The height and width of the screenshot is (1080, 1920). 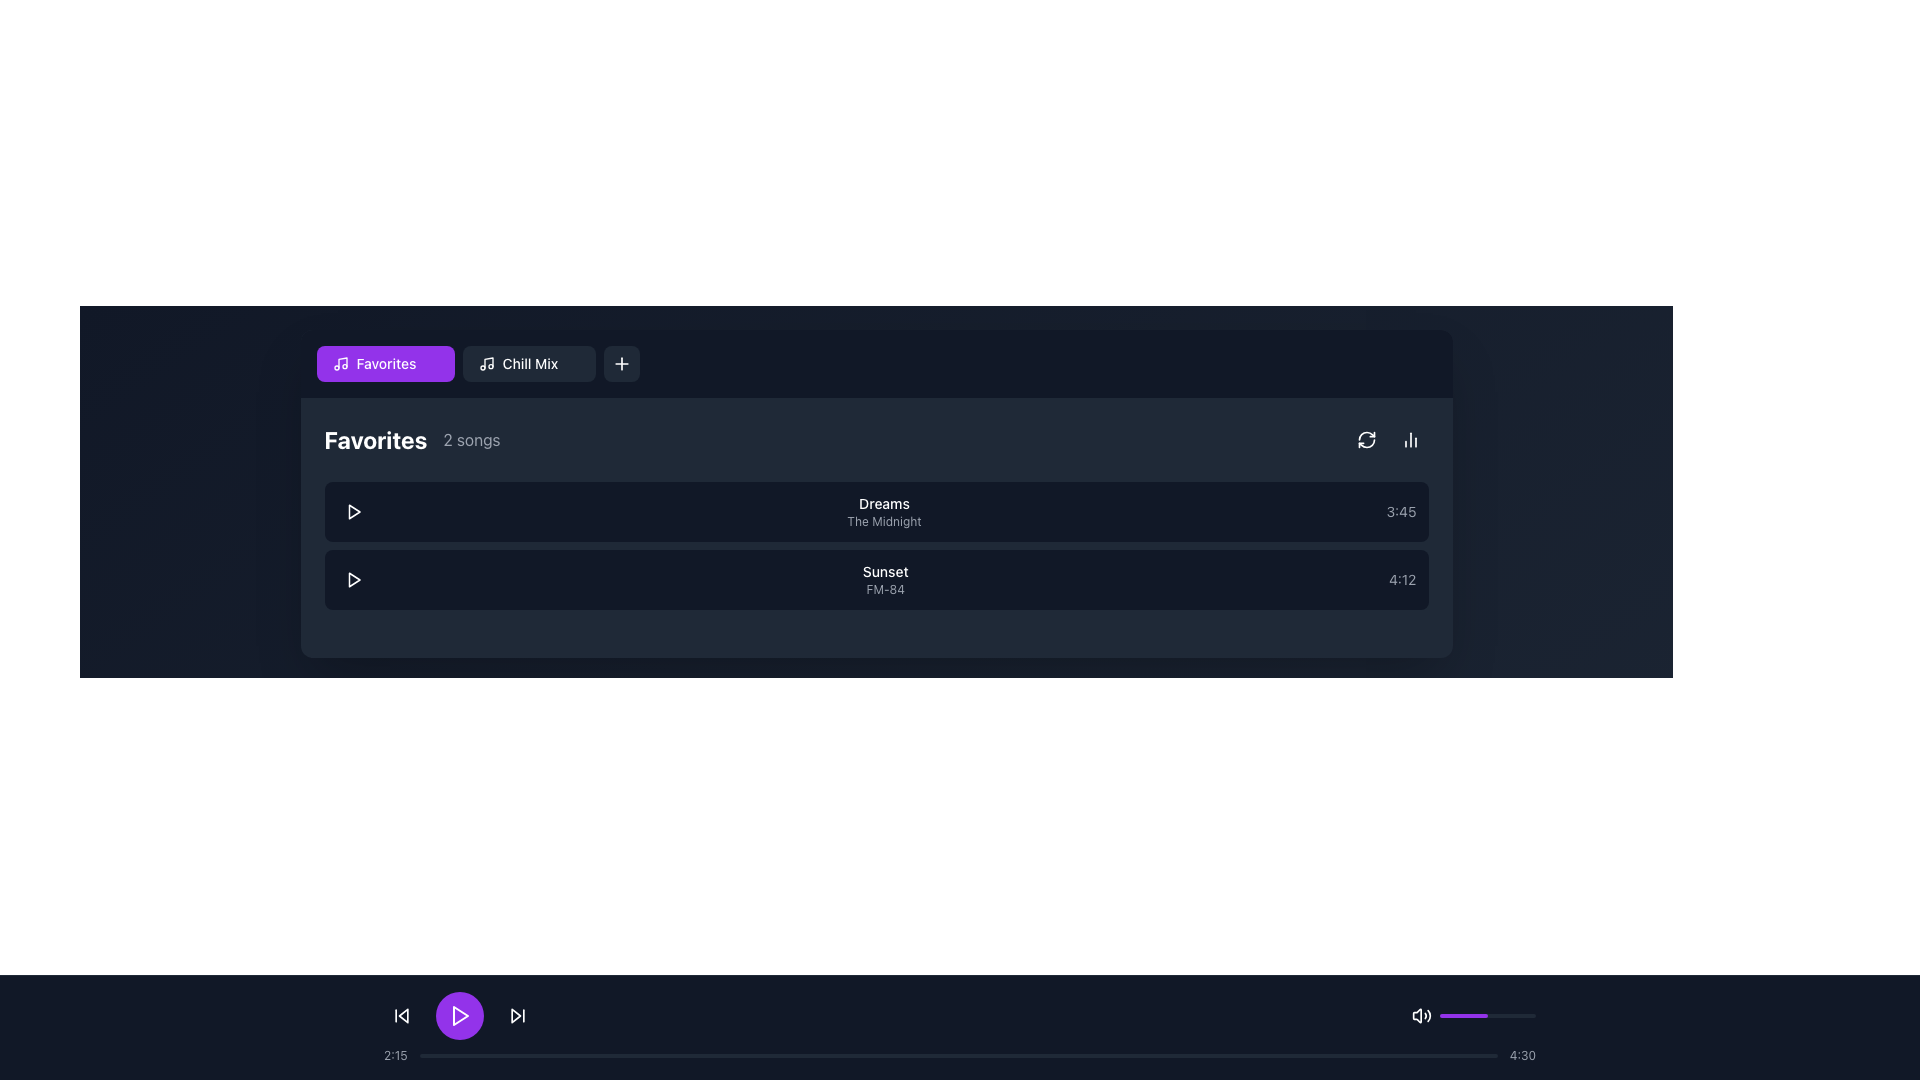 I want to click on the circular button with a dark background containing a white triangular play icon for the song 'Dreams' by 'The Midnight' to change its background color, so click(x=353, y=511).